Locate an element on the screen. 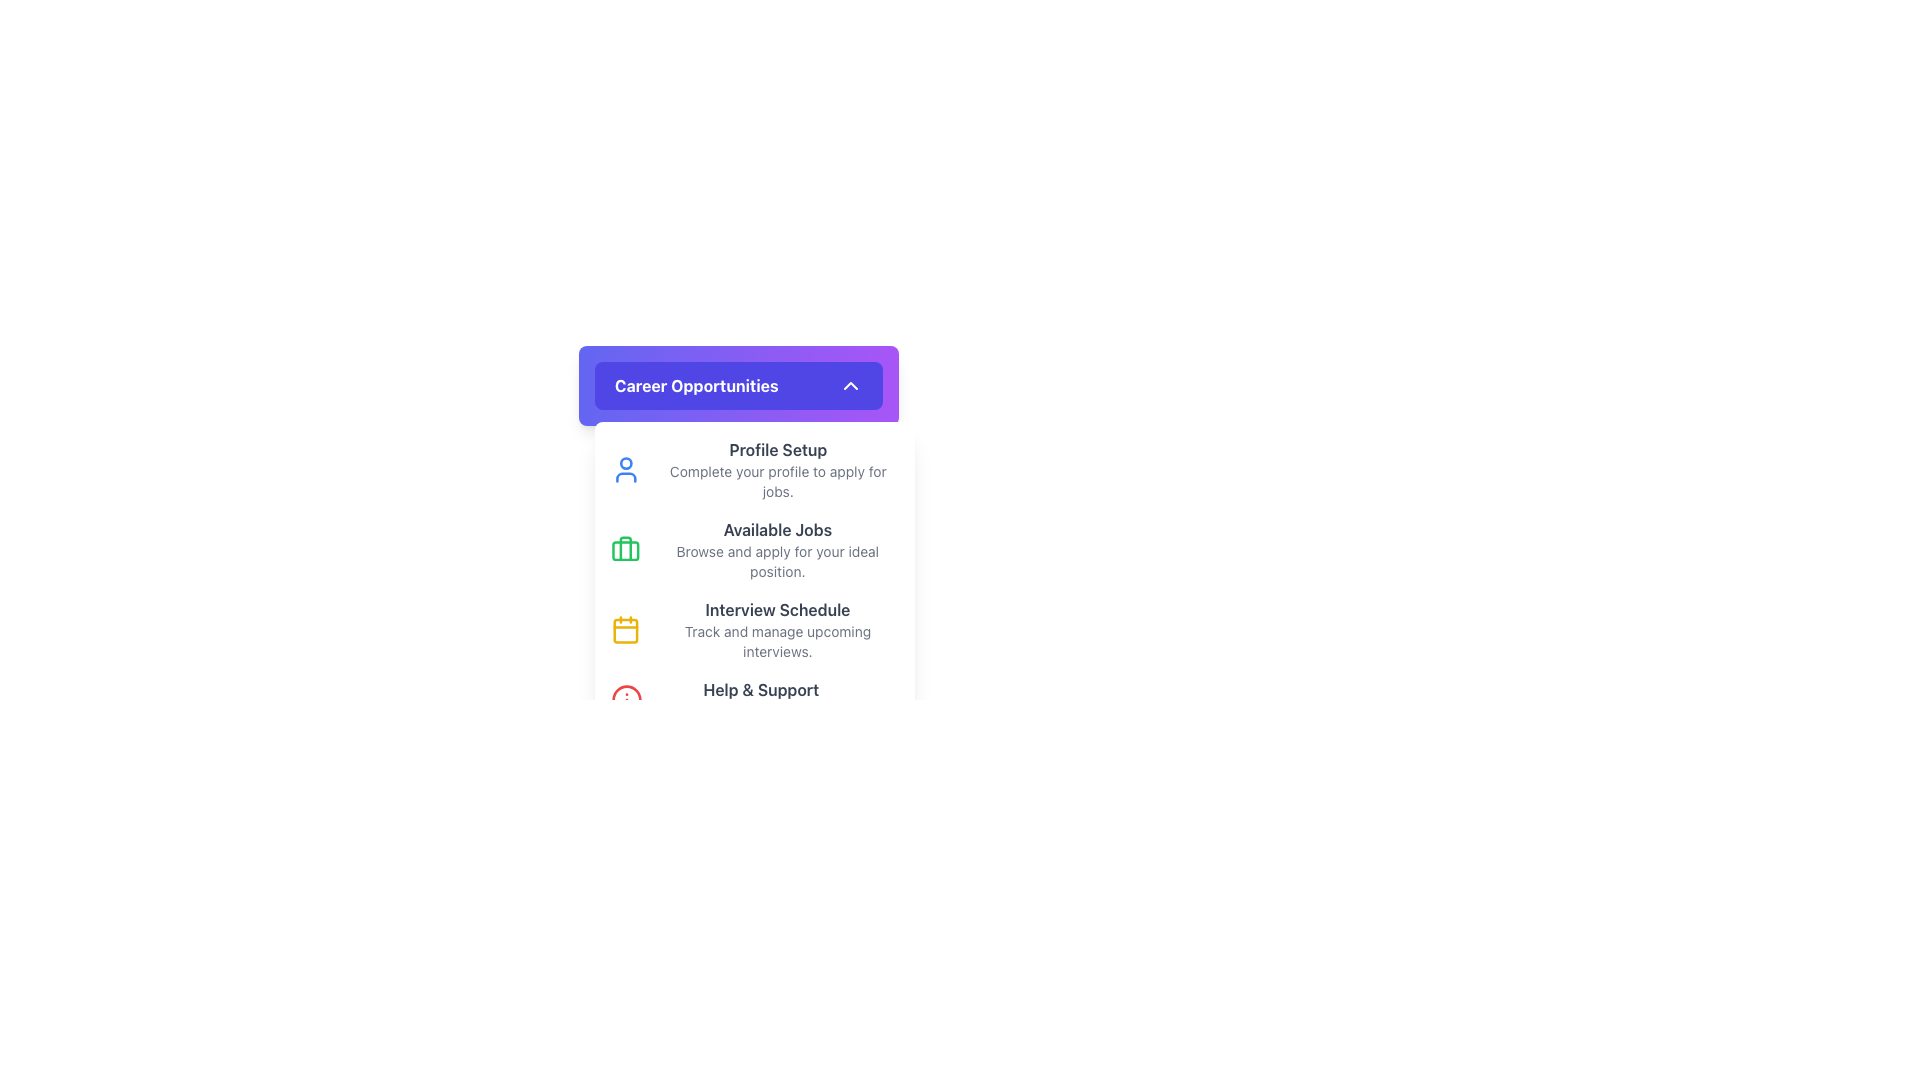  the 'Career Opportunities' dropdown header, which features a gradient background and an upward chevron icon, to trigger a tooltip or highlight effect is located at coordinates (738, 385).